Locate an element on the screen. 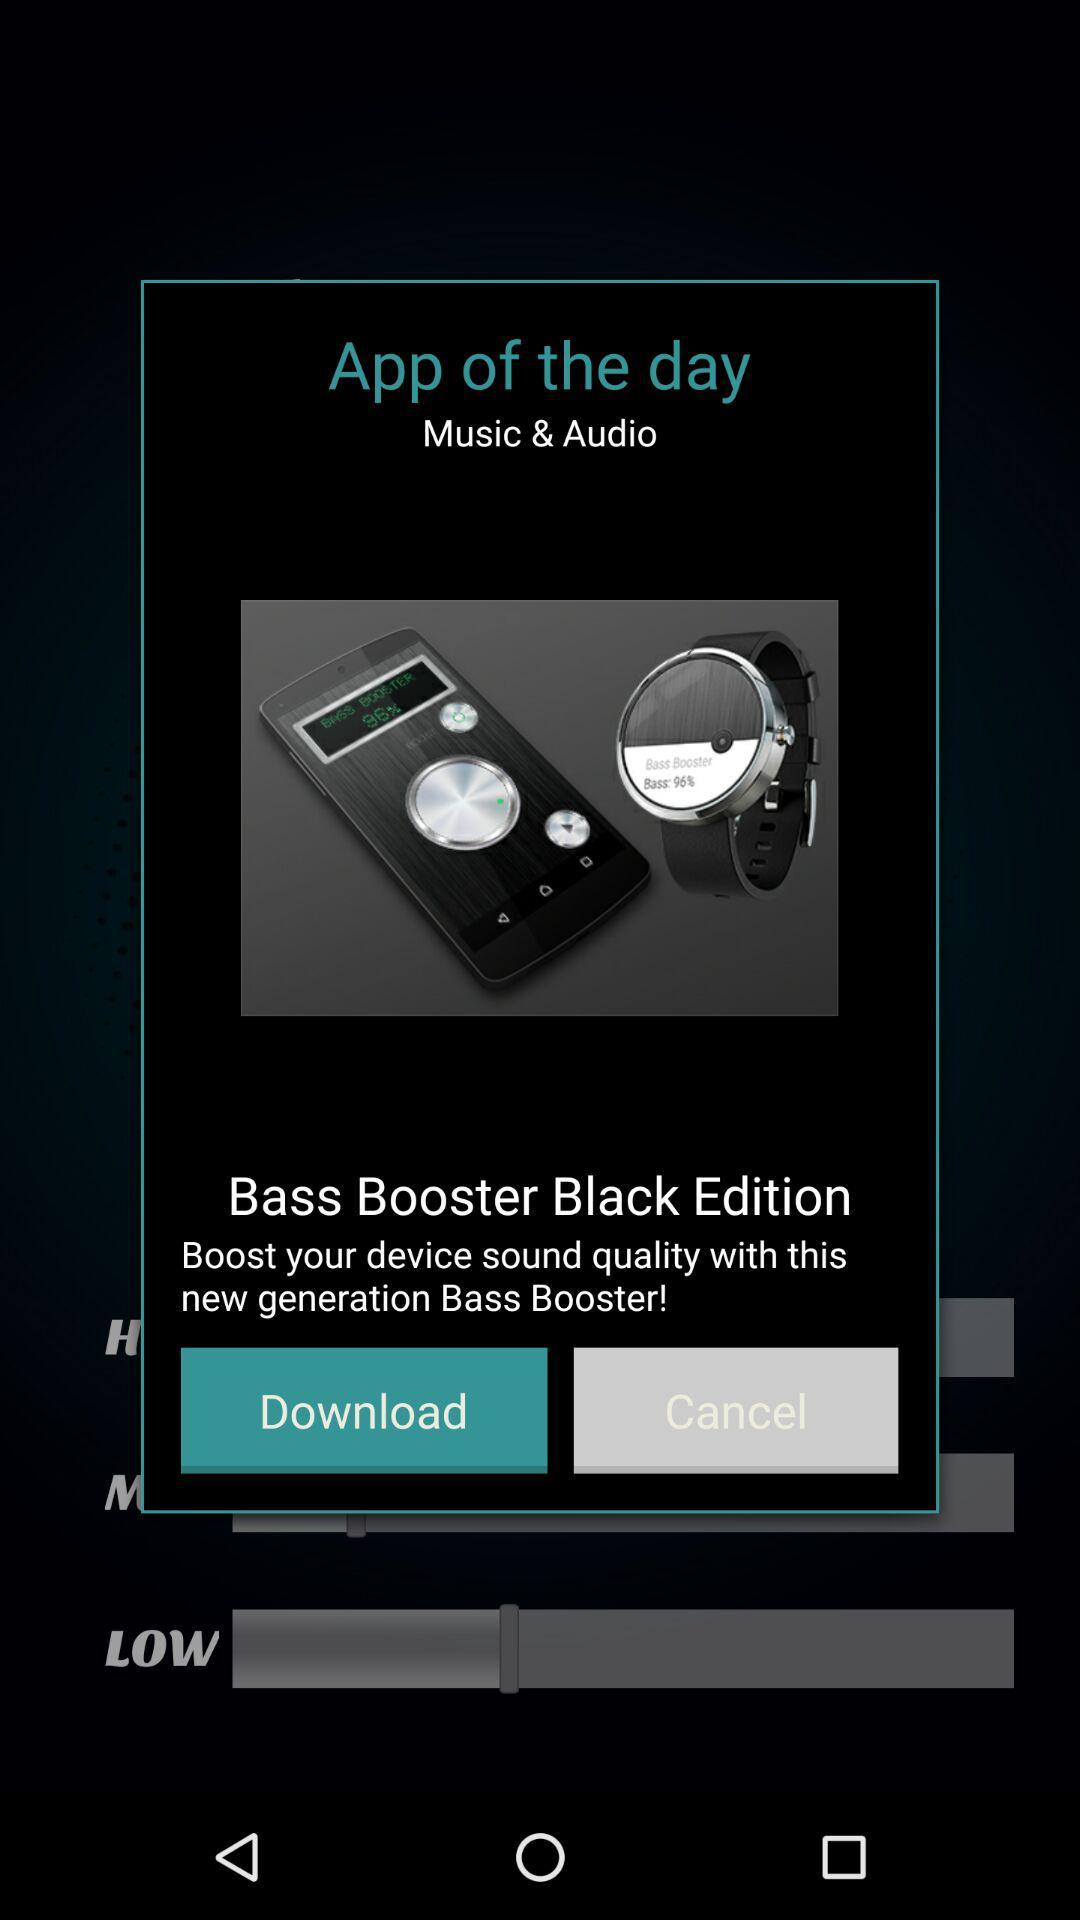 The width and height of the screenshot is (1080, 1920). download item is located at coordinates (364, 1409).